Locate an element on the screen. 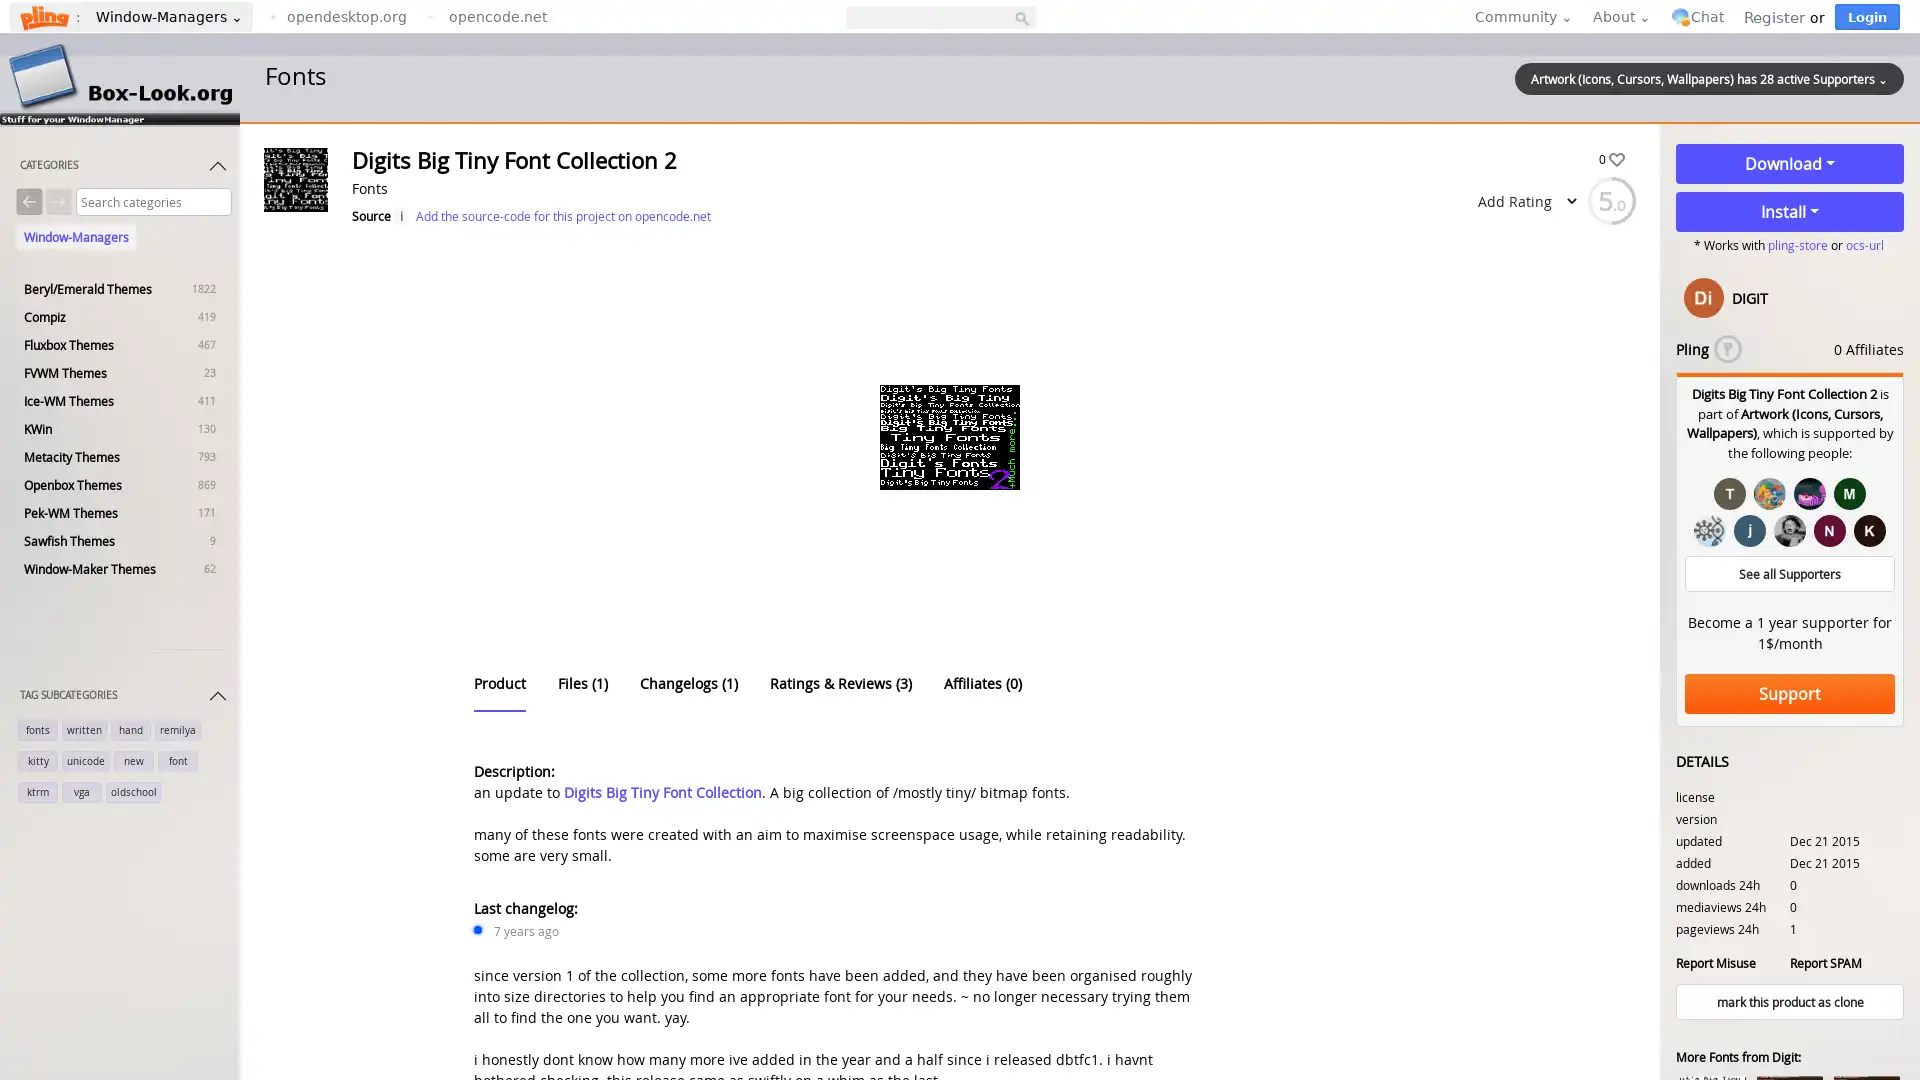  Download is located at coordinates (1790, 163).